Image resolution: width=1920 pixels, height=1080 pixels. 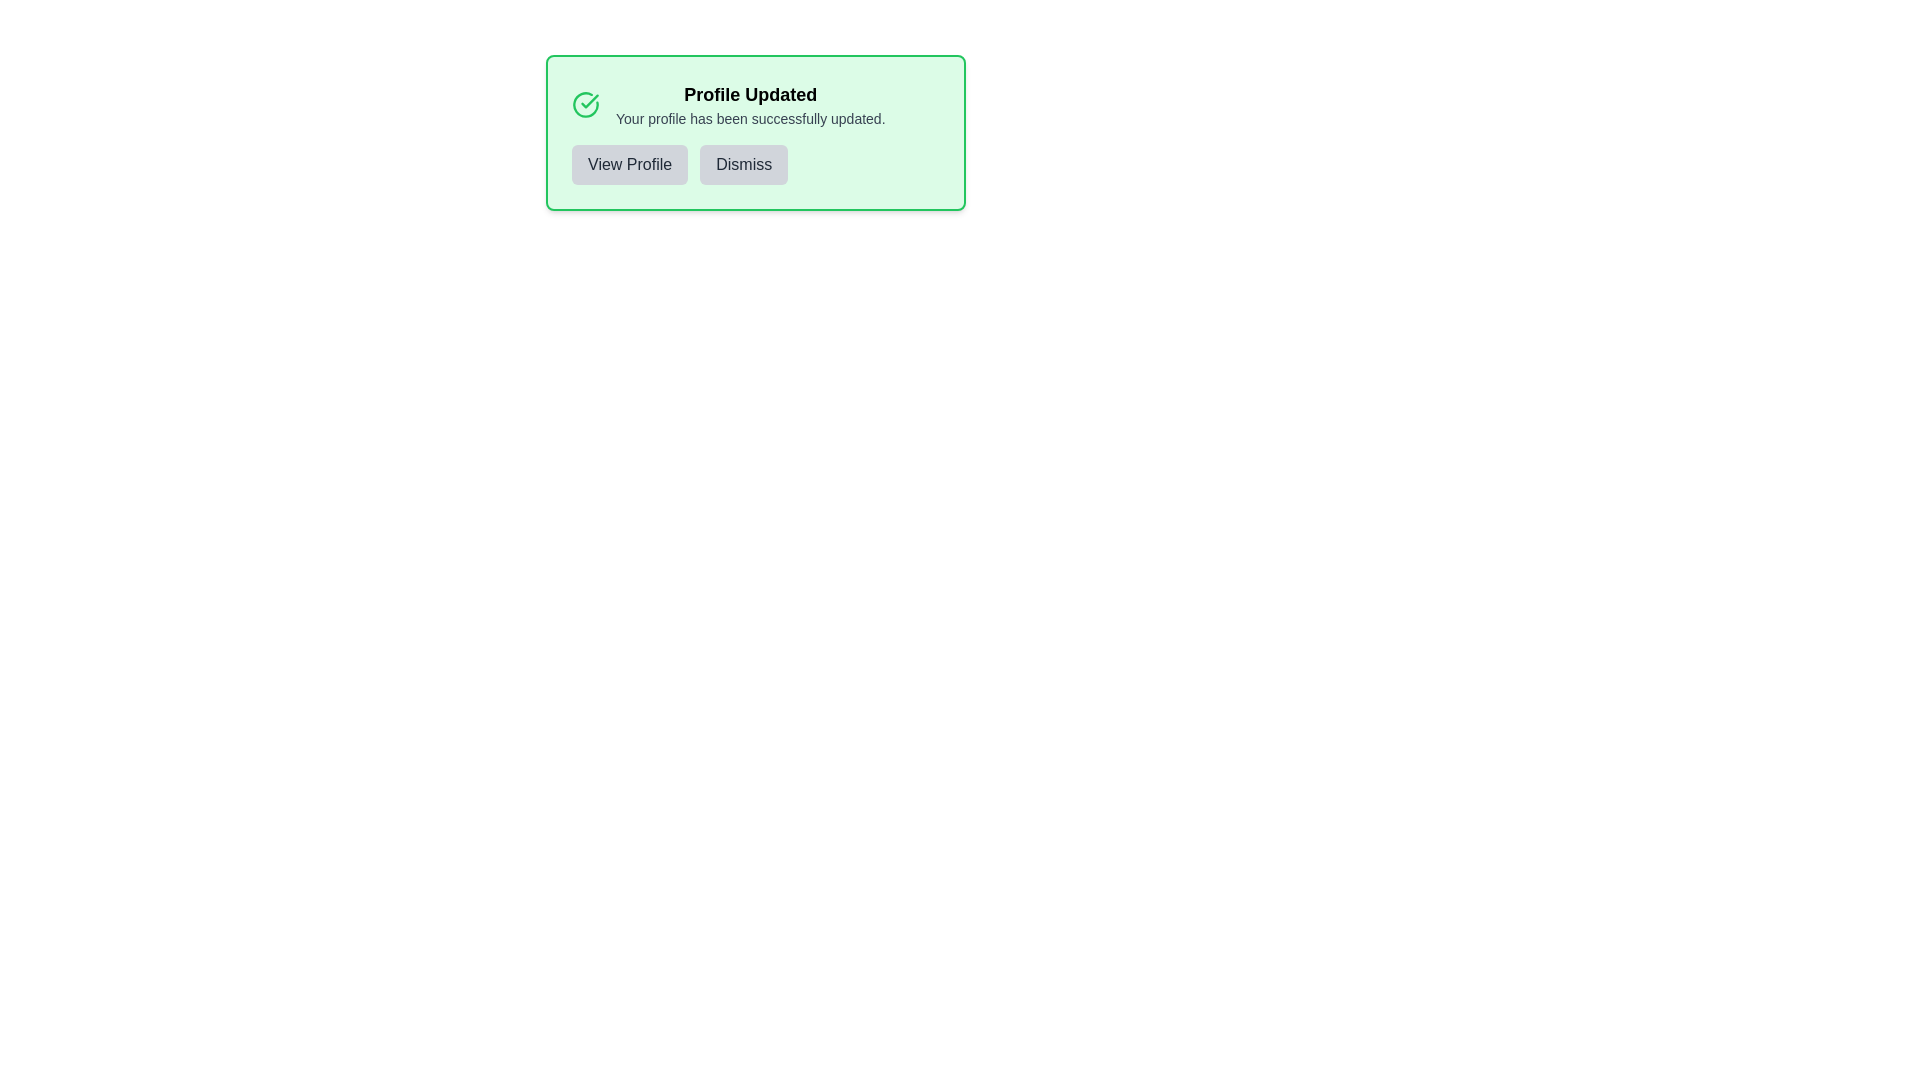 I want to click on the 'Dismiss' button located to the right of the 'View Profile' button within the green notification box by, so click(x=743, y=164).